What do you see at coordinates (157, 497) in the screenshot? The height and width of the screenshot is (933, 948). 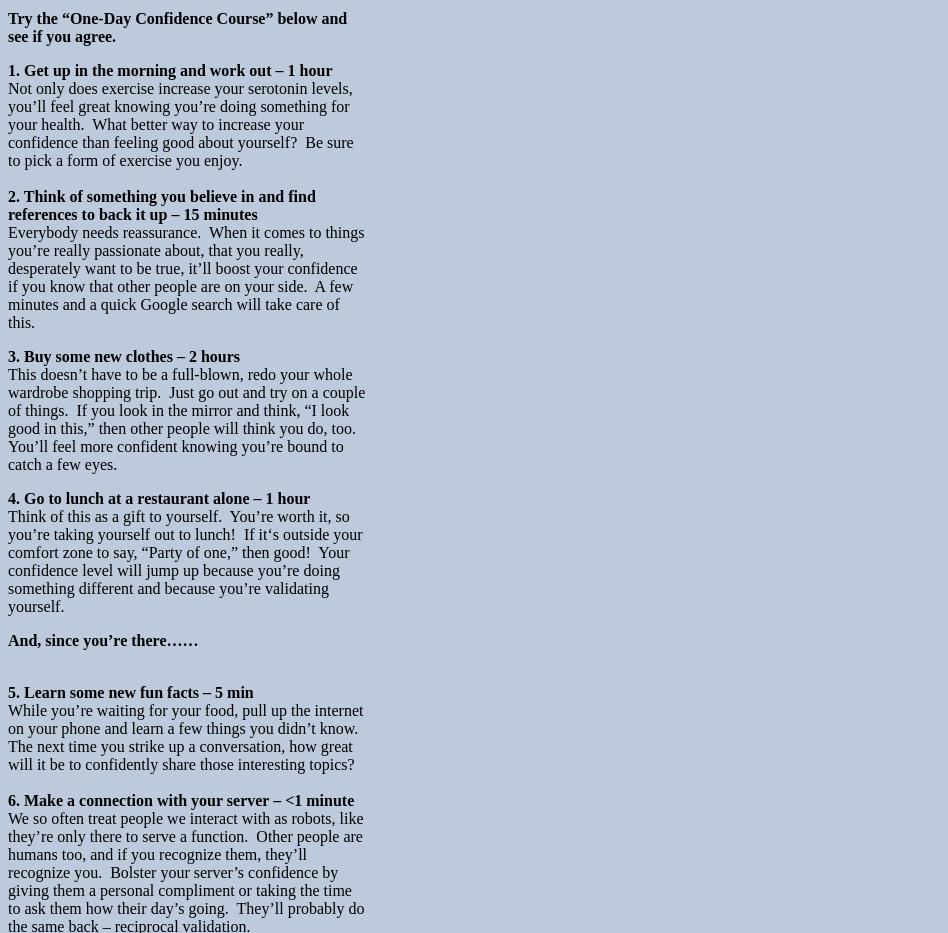 I see `'4. Go to lunch at a restaurant alone – 1 hour'` at bounding box center [157, 497].